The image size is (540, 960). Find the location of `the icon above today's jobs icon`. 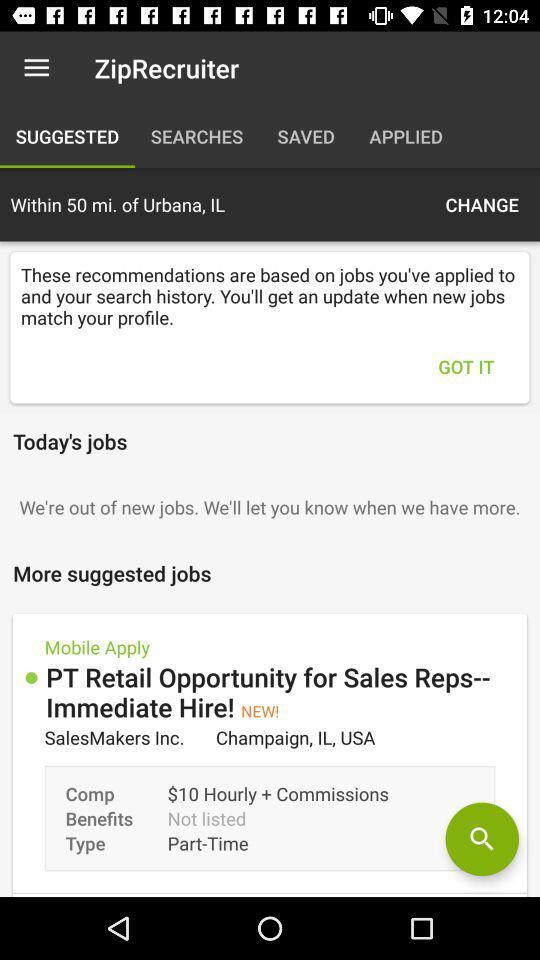

the icon above today's jobs icon is located at coordinates (466, 365).